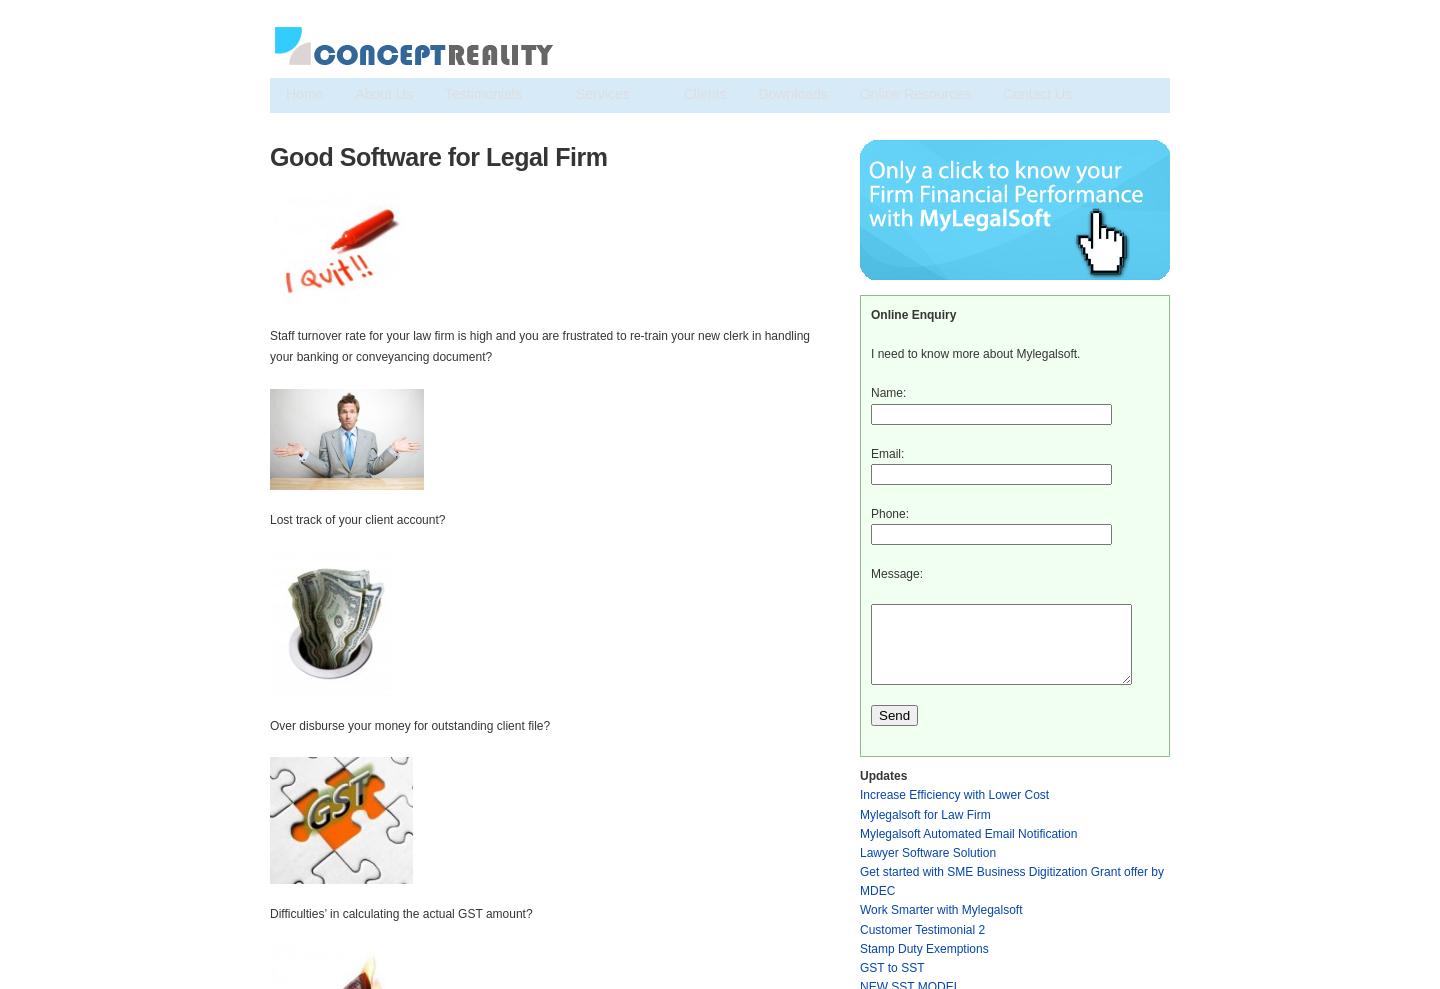  I want to click on 'GST to SST', so click(890, 968).